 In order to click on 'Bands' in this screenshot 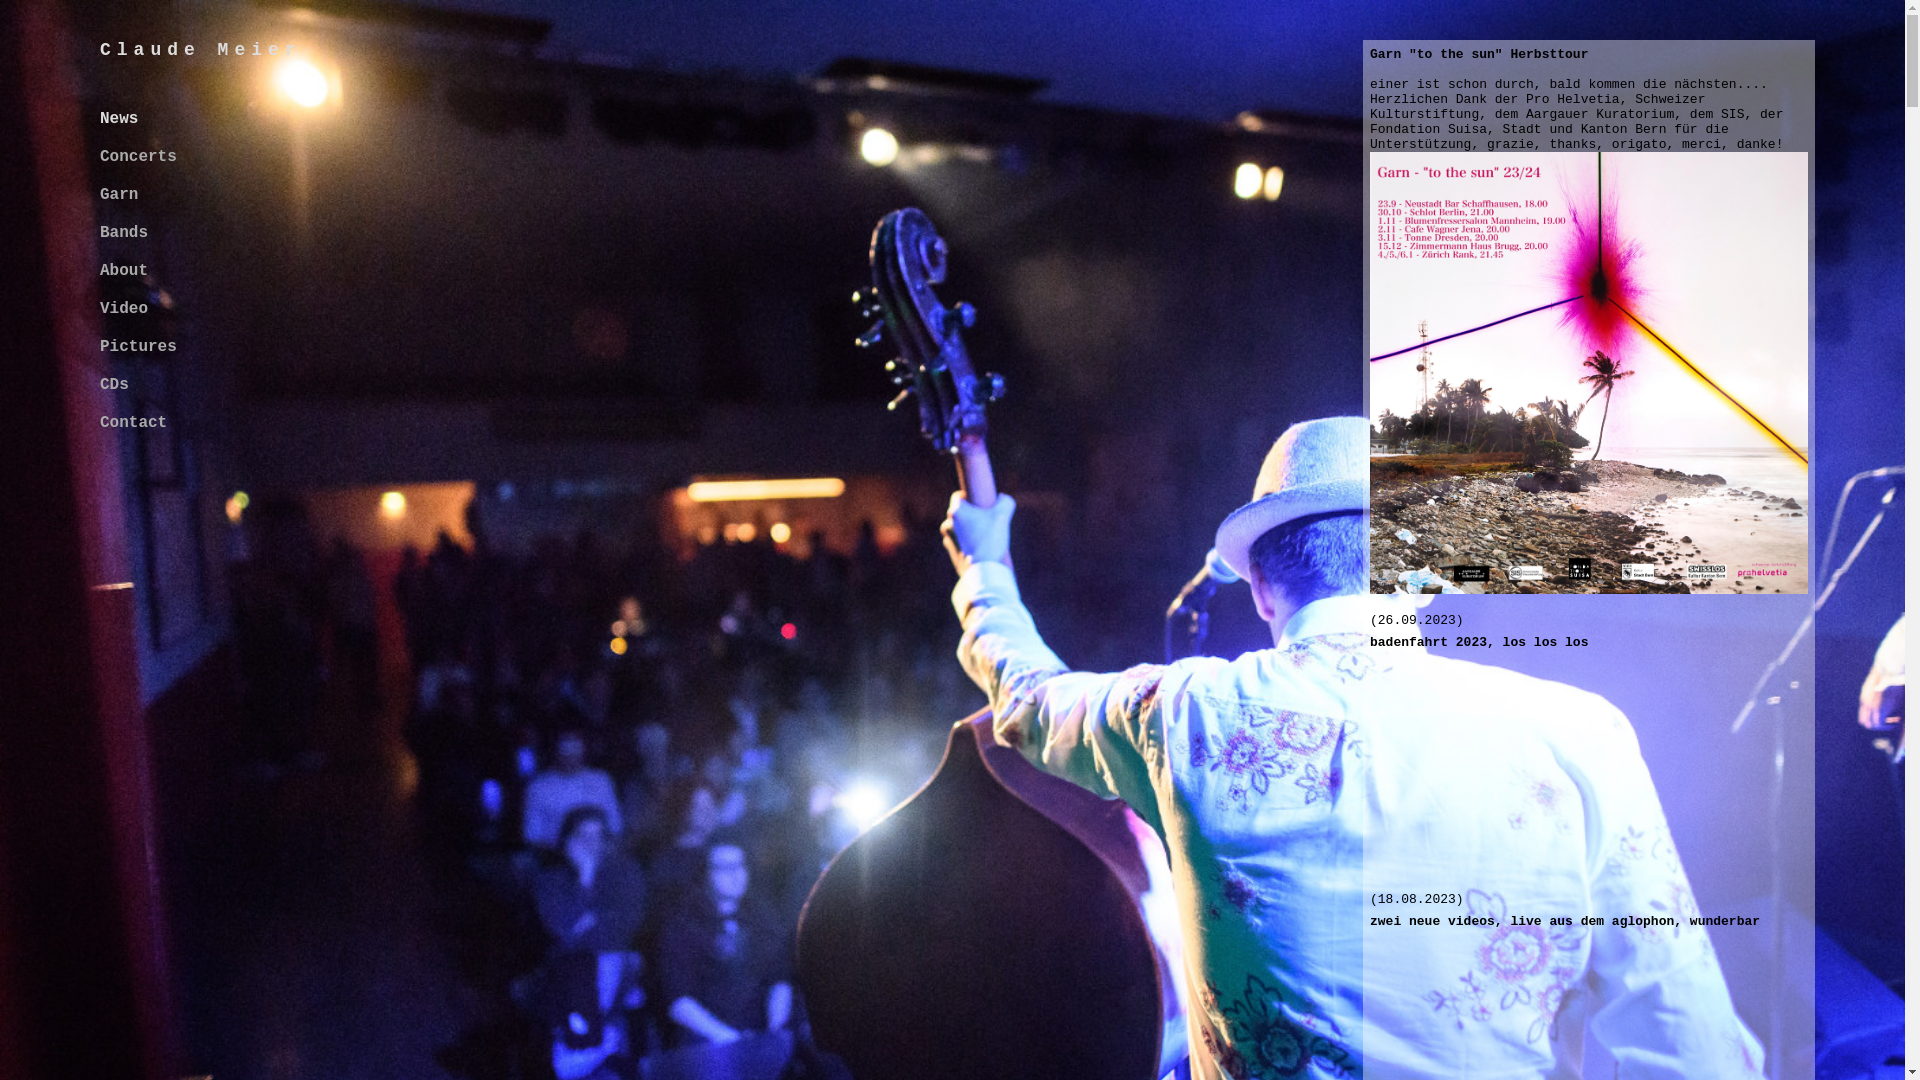, I will do `click(123, 231)`.